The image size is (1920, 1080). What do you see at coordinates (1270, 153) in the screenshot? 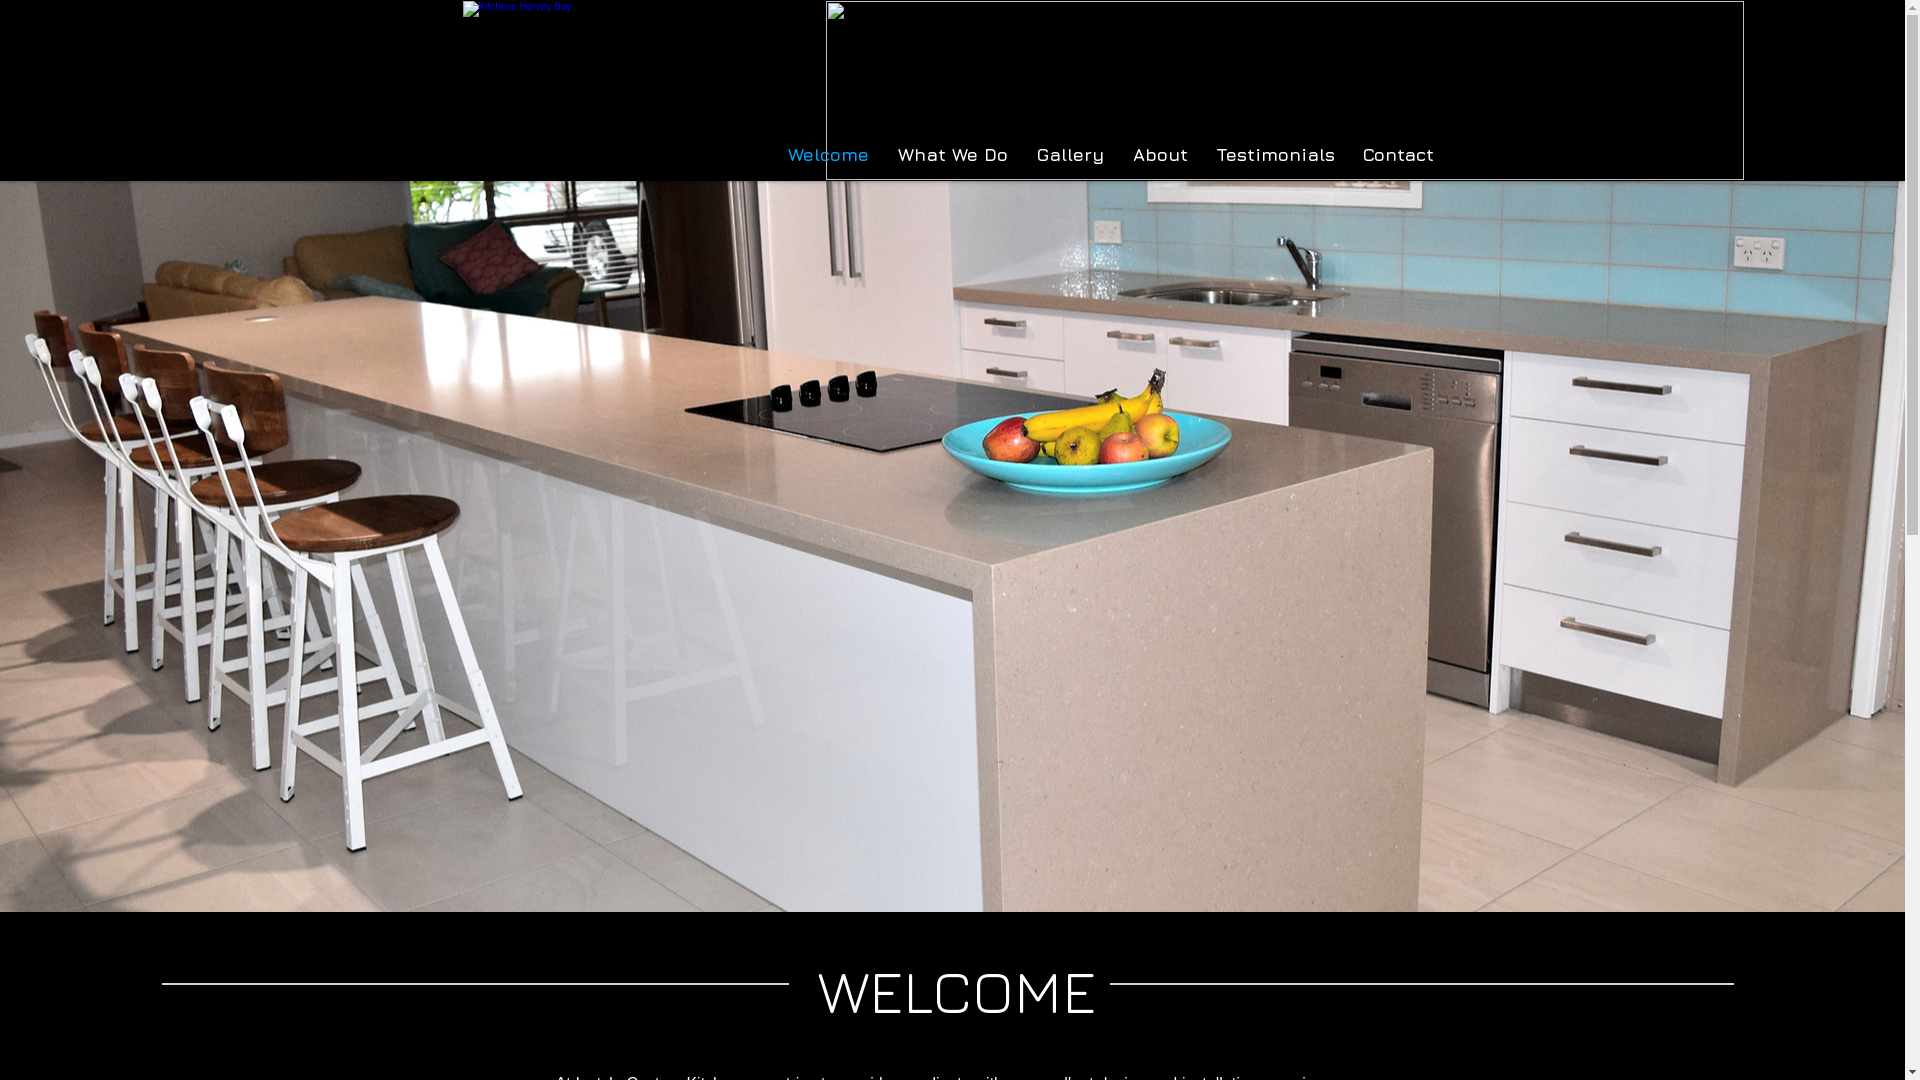
I see `'Testimonials'` at bounding box center [1270, 153].